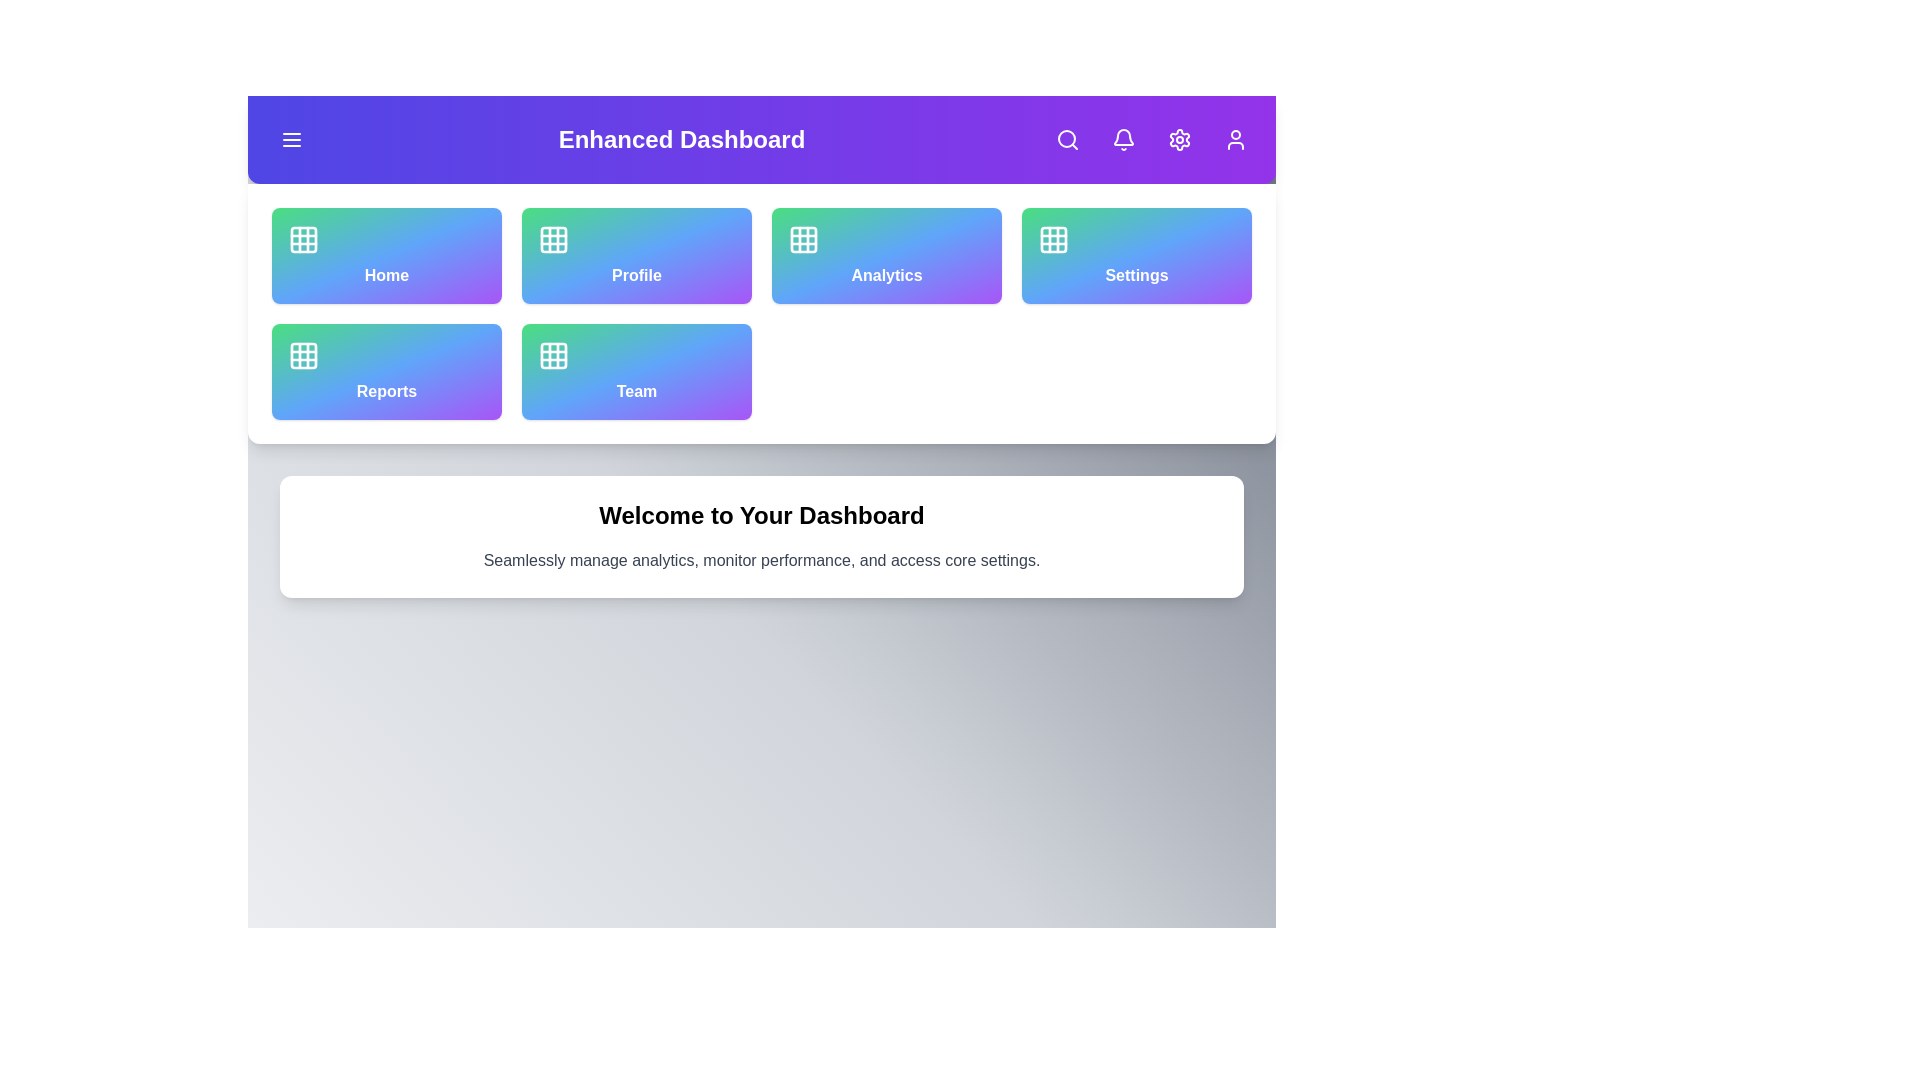 The width and height of the screenshot is (1920, 1080). What do you see at coordinates (1235, 138) in the screenshot?
I see `the user profile button` at bounding box center [1235, 138].